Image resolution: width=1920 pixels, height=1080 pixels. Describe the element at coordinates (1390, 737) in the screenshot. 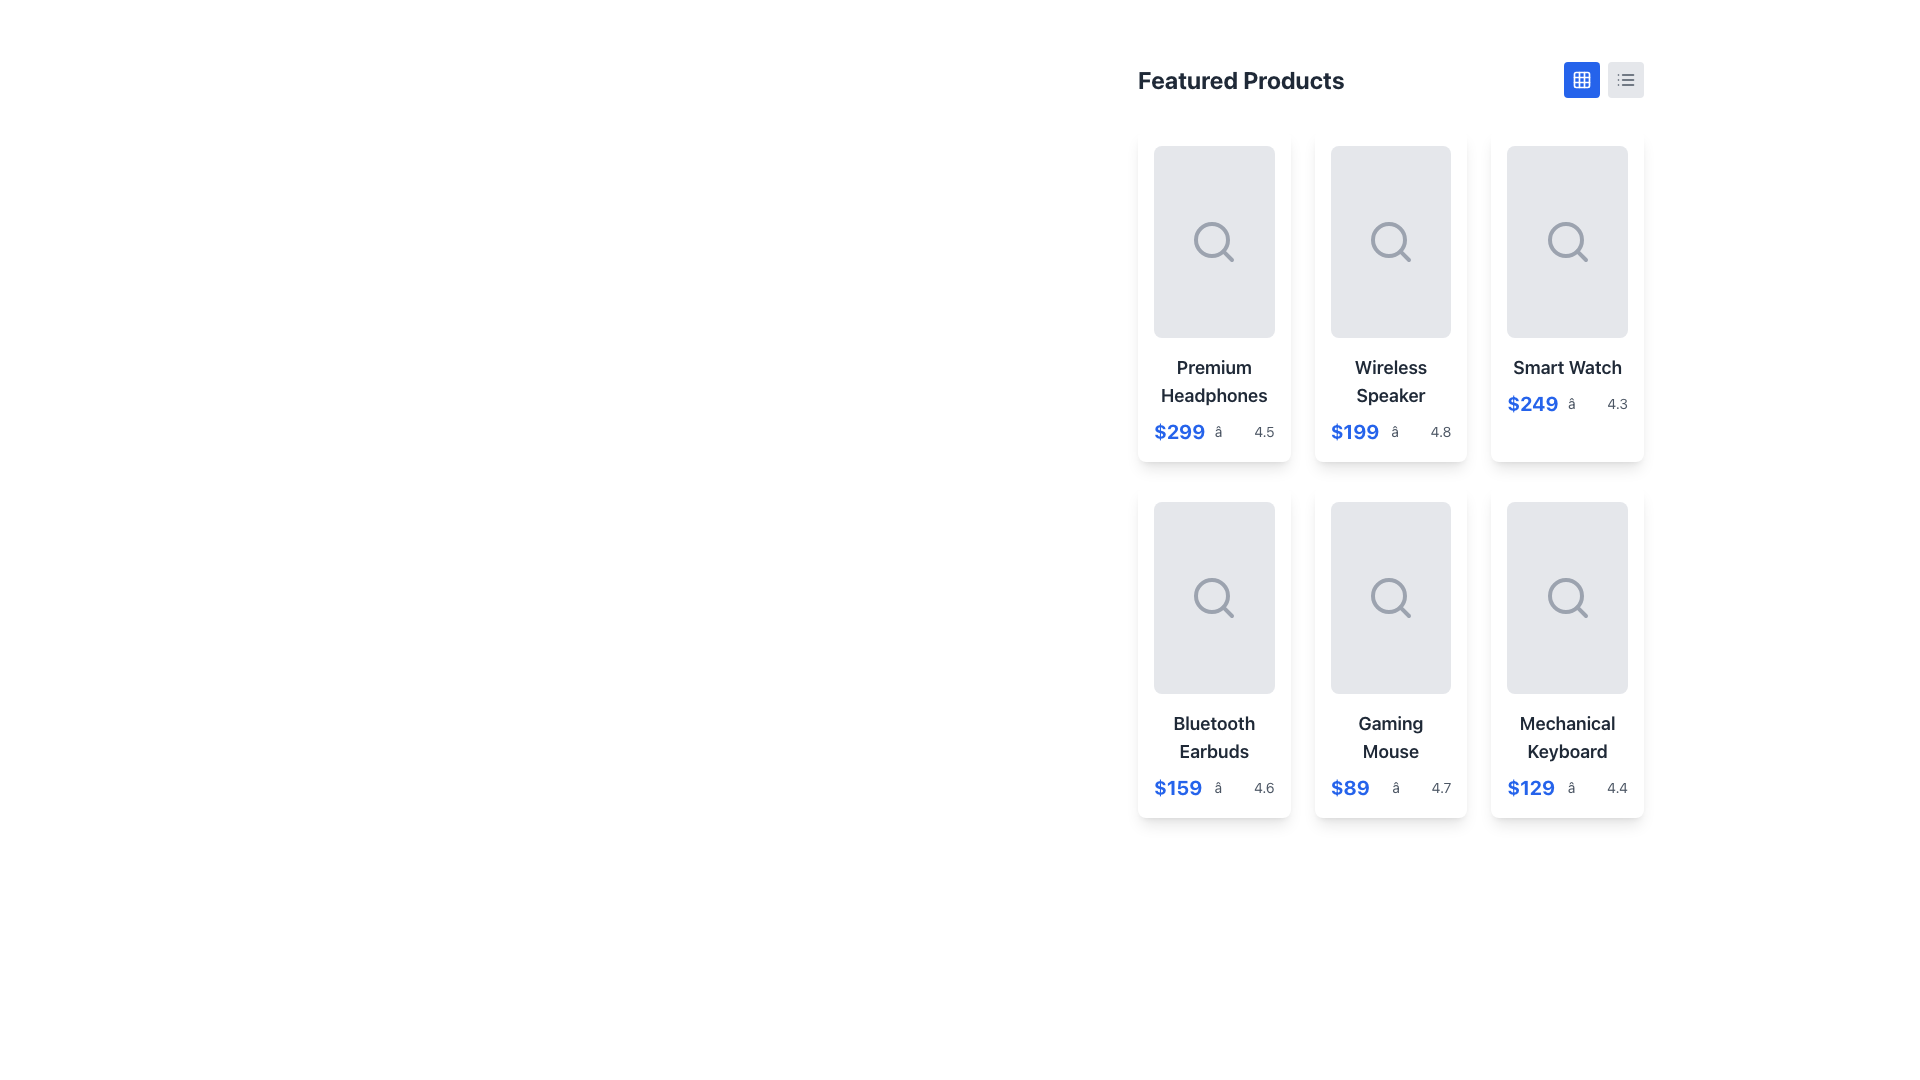

I see `the text label that states 'Gaming Mouse', which is a semibold dark gray text displayed in two lines within a grid layout of product information` at that location.